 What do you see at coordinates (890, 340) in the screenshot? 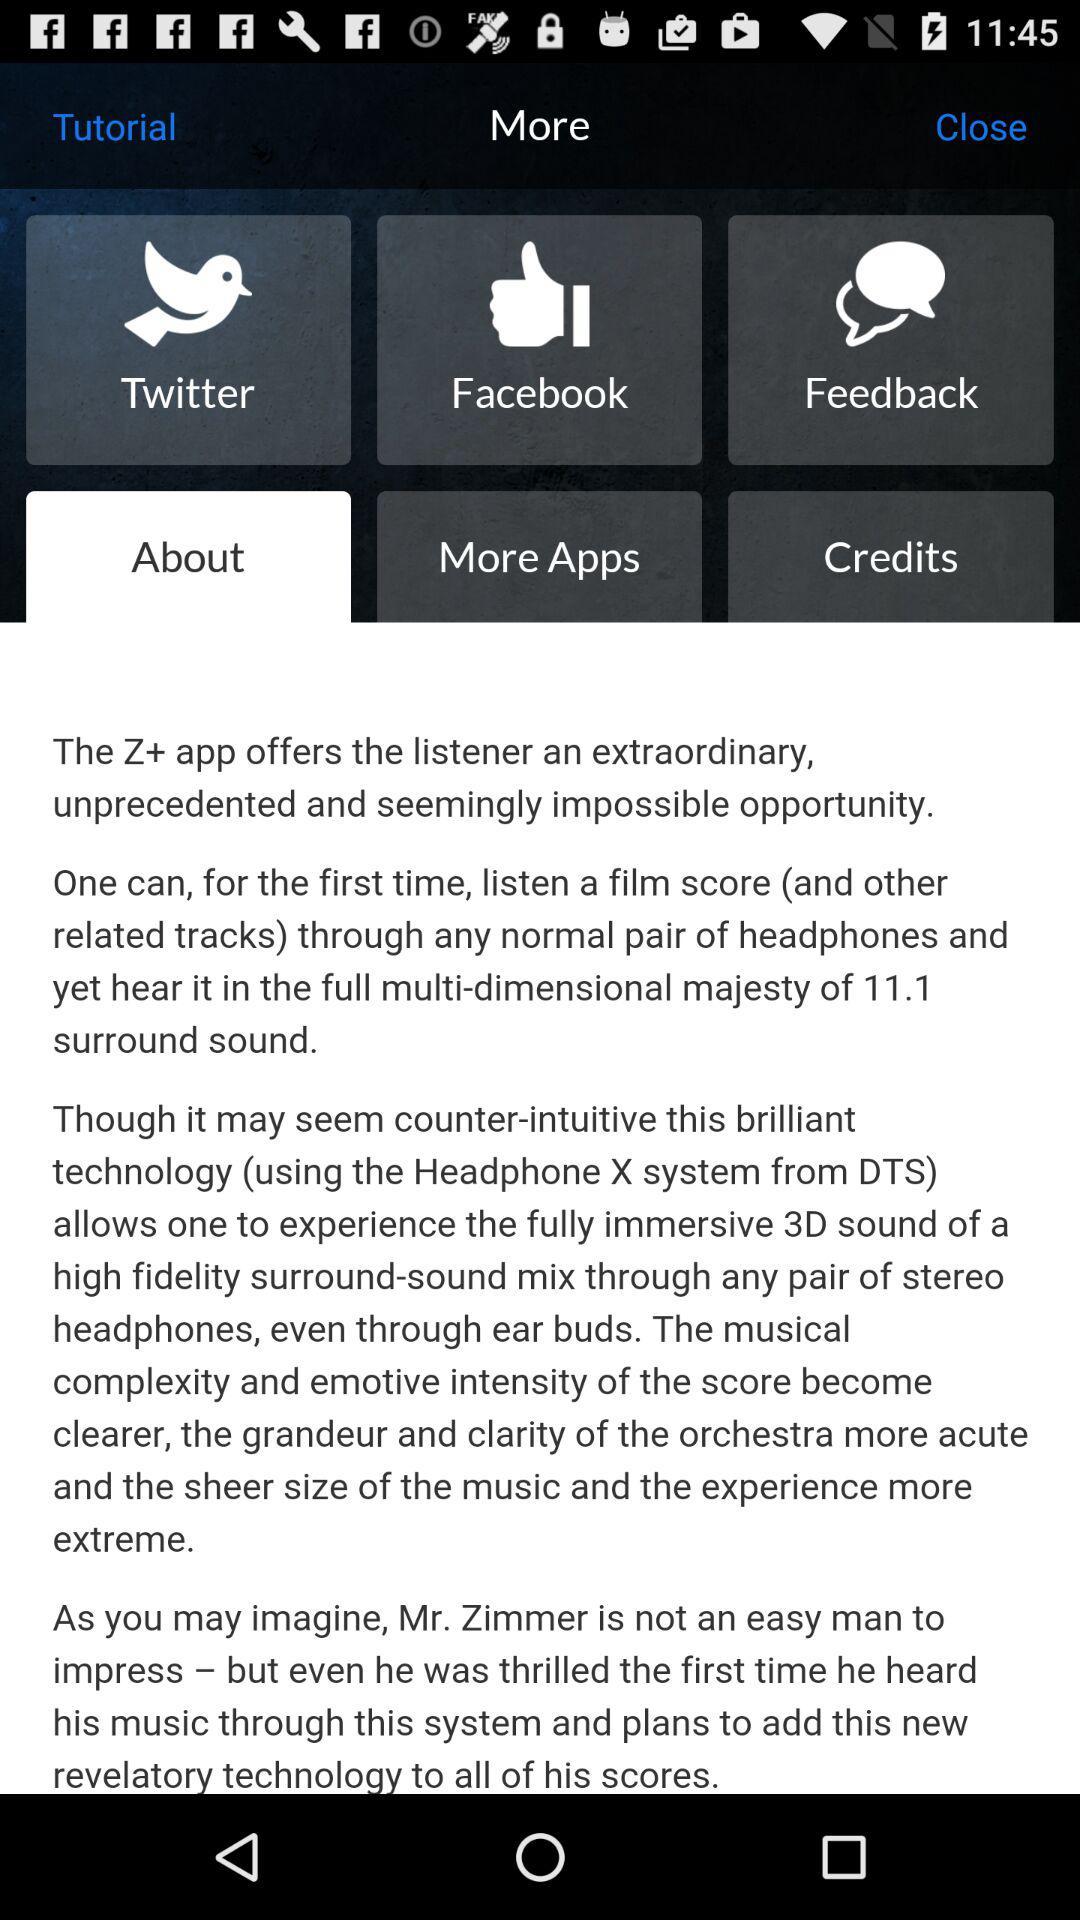
I see `icon above the credits item` at bounding box center [890, 340].